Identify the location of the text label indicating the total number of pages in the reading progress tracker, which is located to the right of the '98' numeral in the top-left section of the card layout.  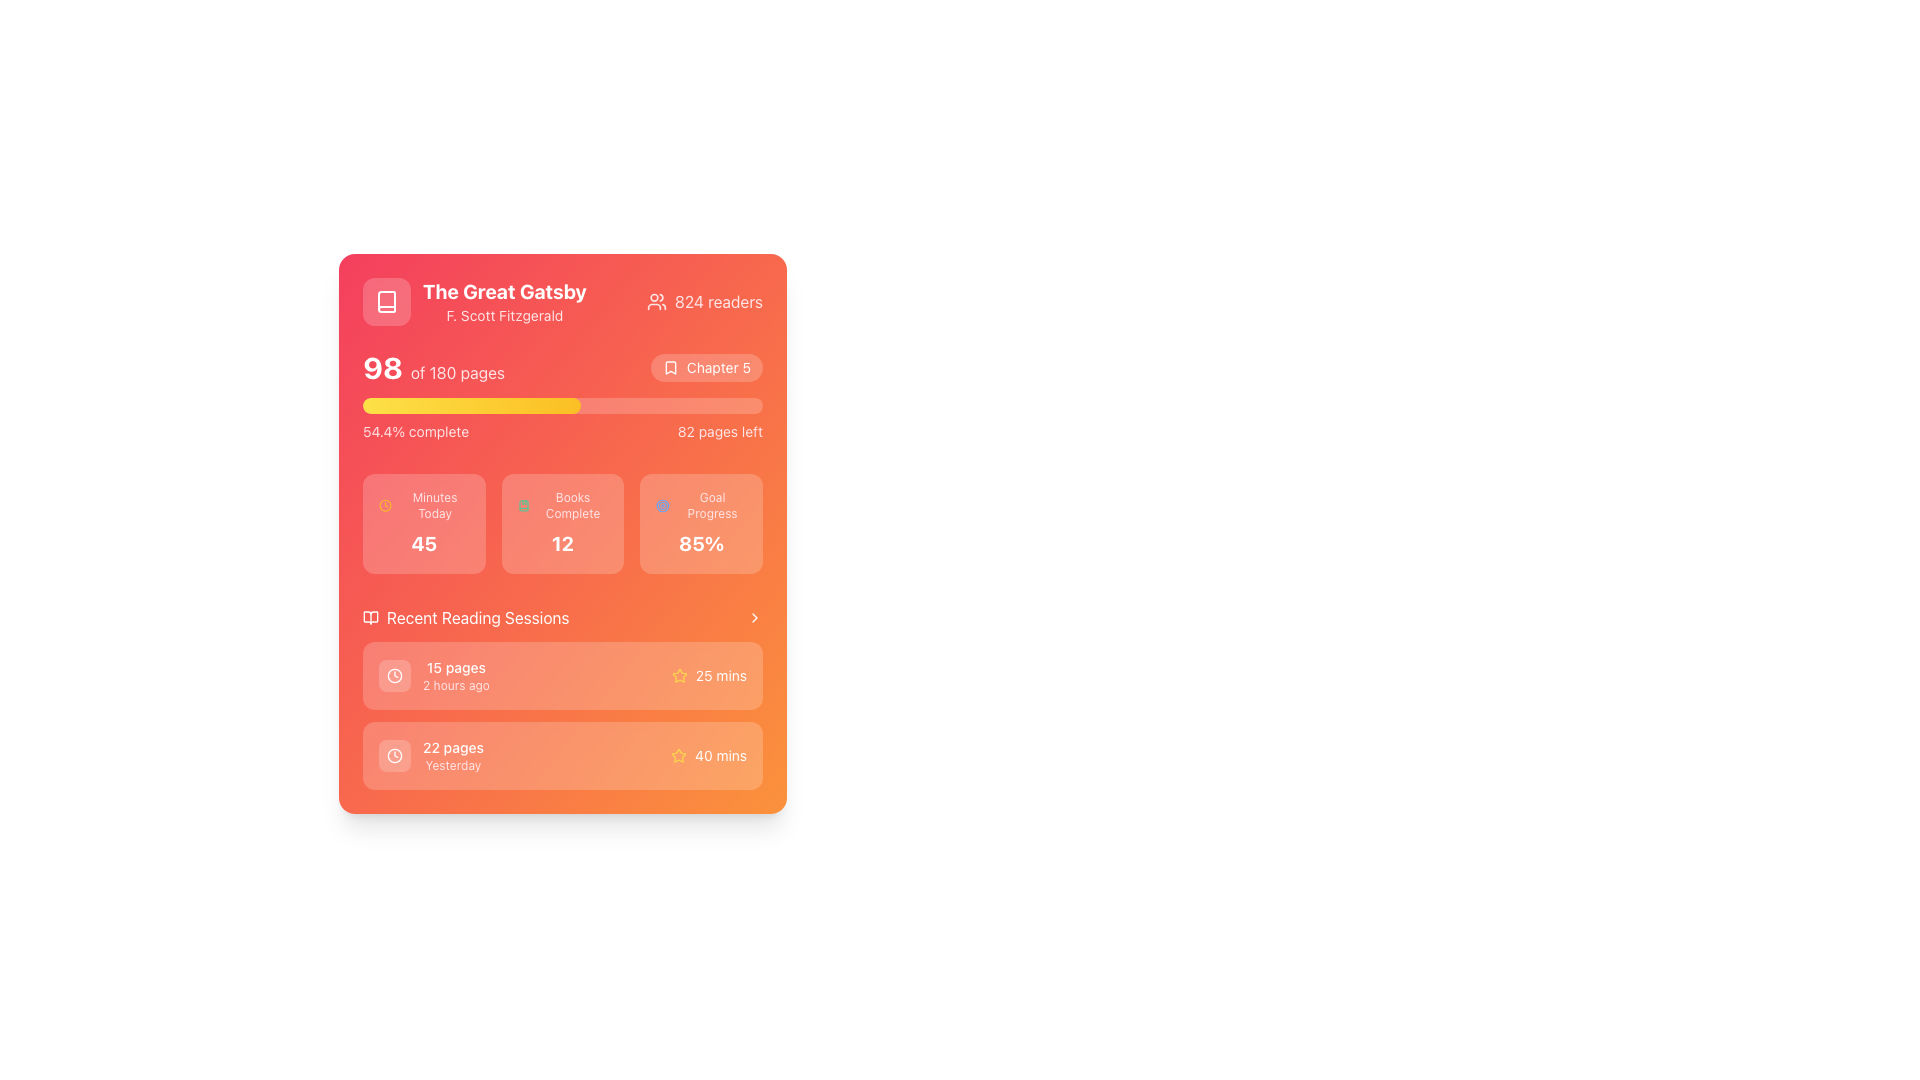
(456, 373).